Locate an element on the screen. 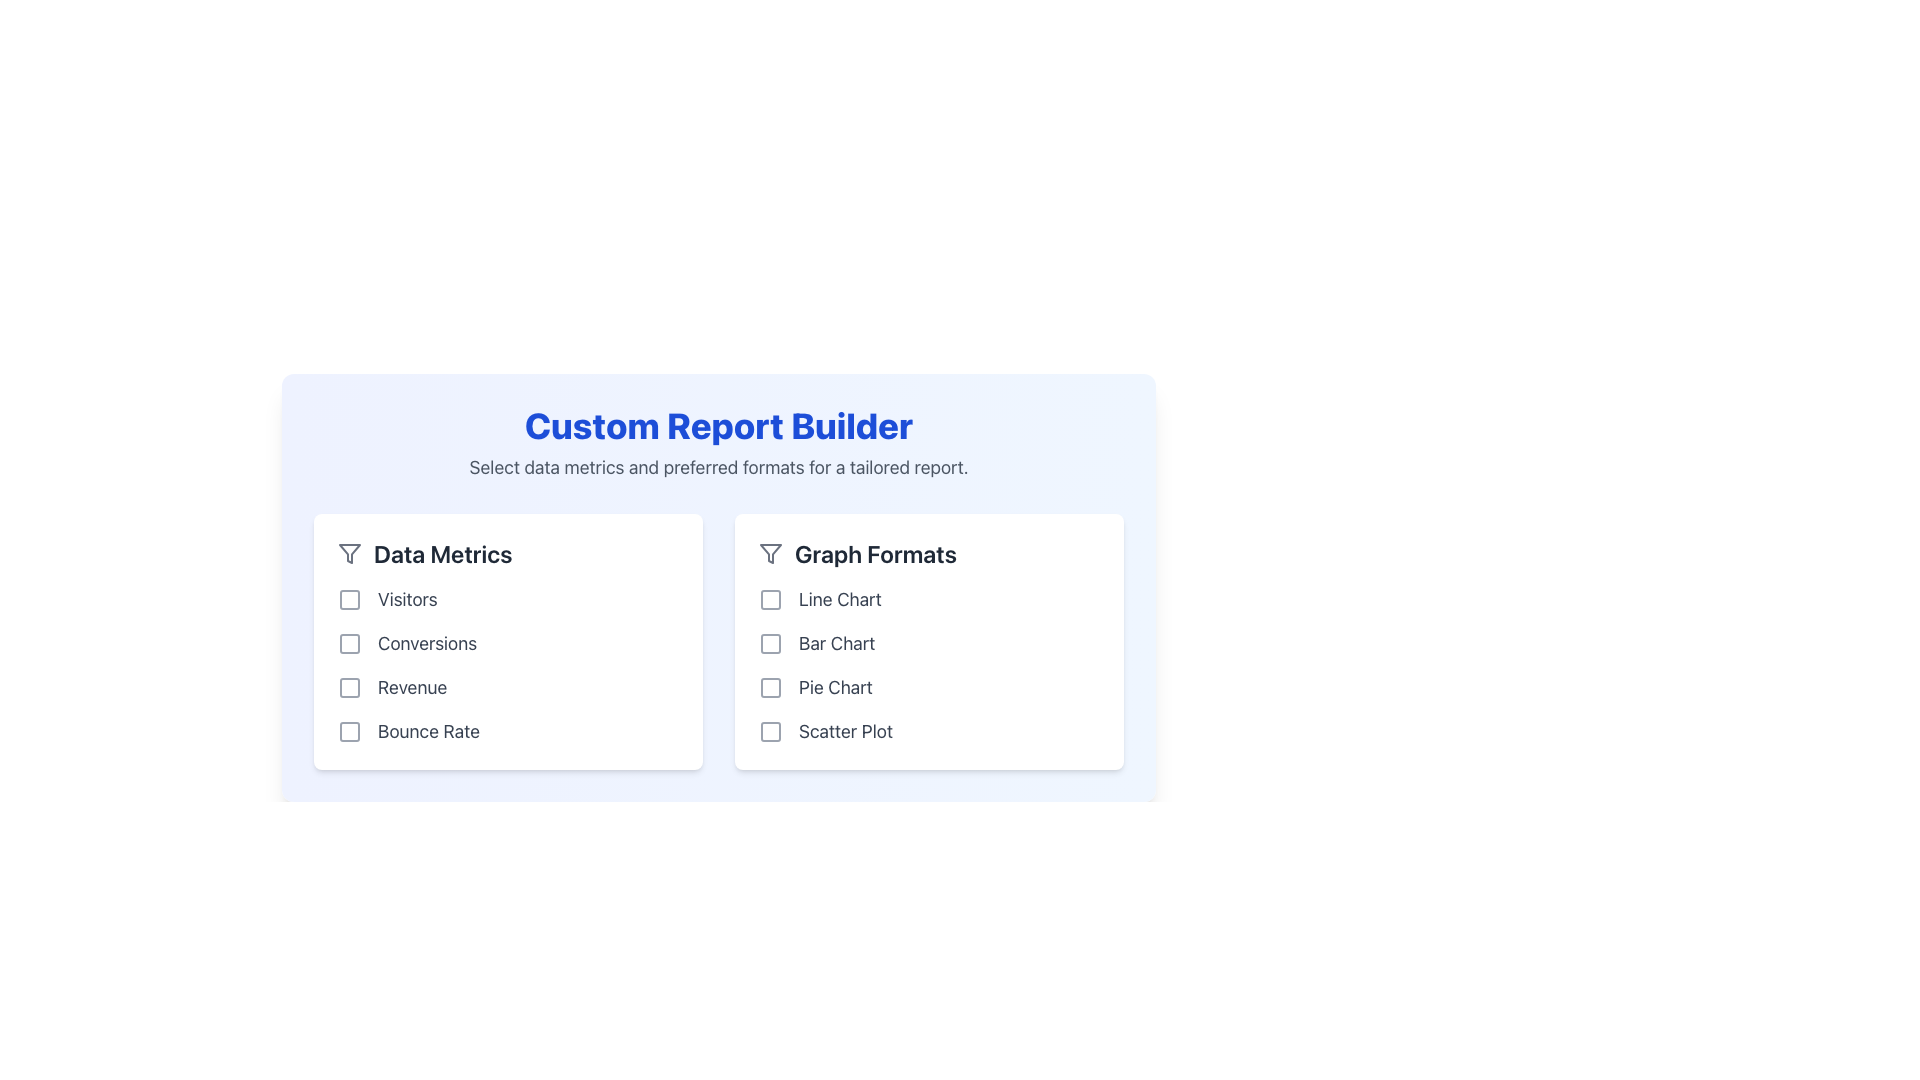 The height and width of the screenshot is (1080, 1920). the 'Pie Chart' text label, which indicates the option for a pie chart under the graph format category in the right column of the 'Graph Formats' section is located at coordinates (835, 686).